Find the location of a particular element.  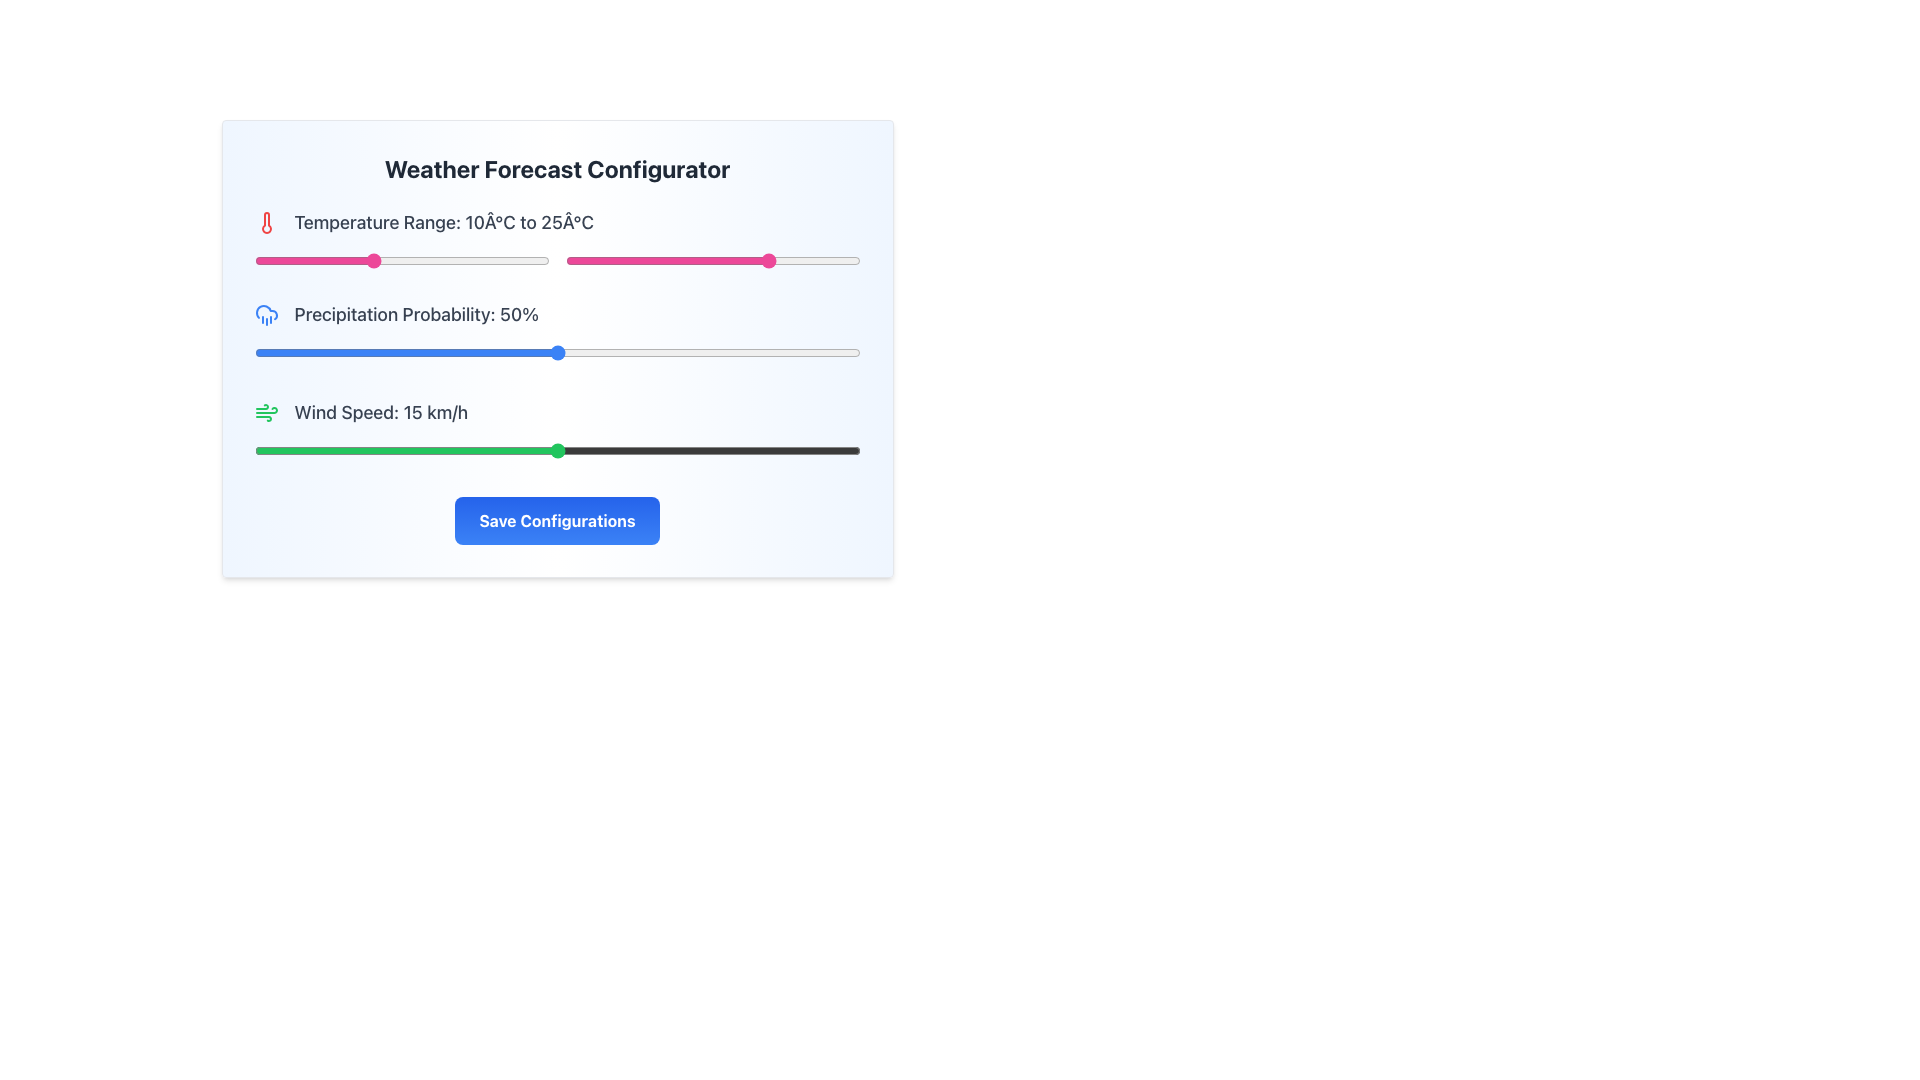

the wind icon that symbolizes air movement, which is green in color and positioned to the left of the 'Wind Speed: 15 km/h' text is located at coordinates (265, 411).